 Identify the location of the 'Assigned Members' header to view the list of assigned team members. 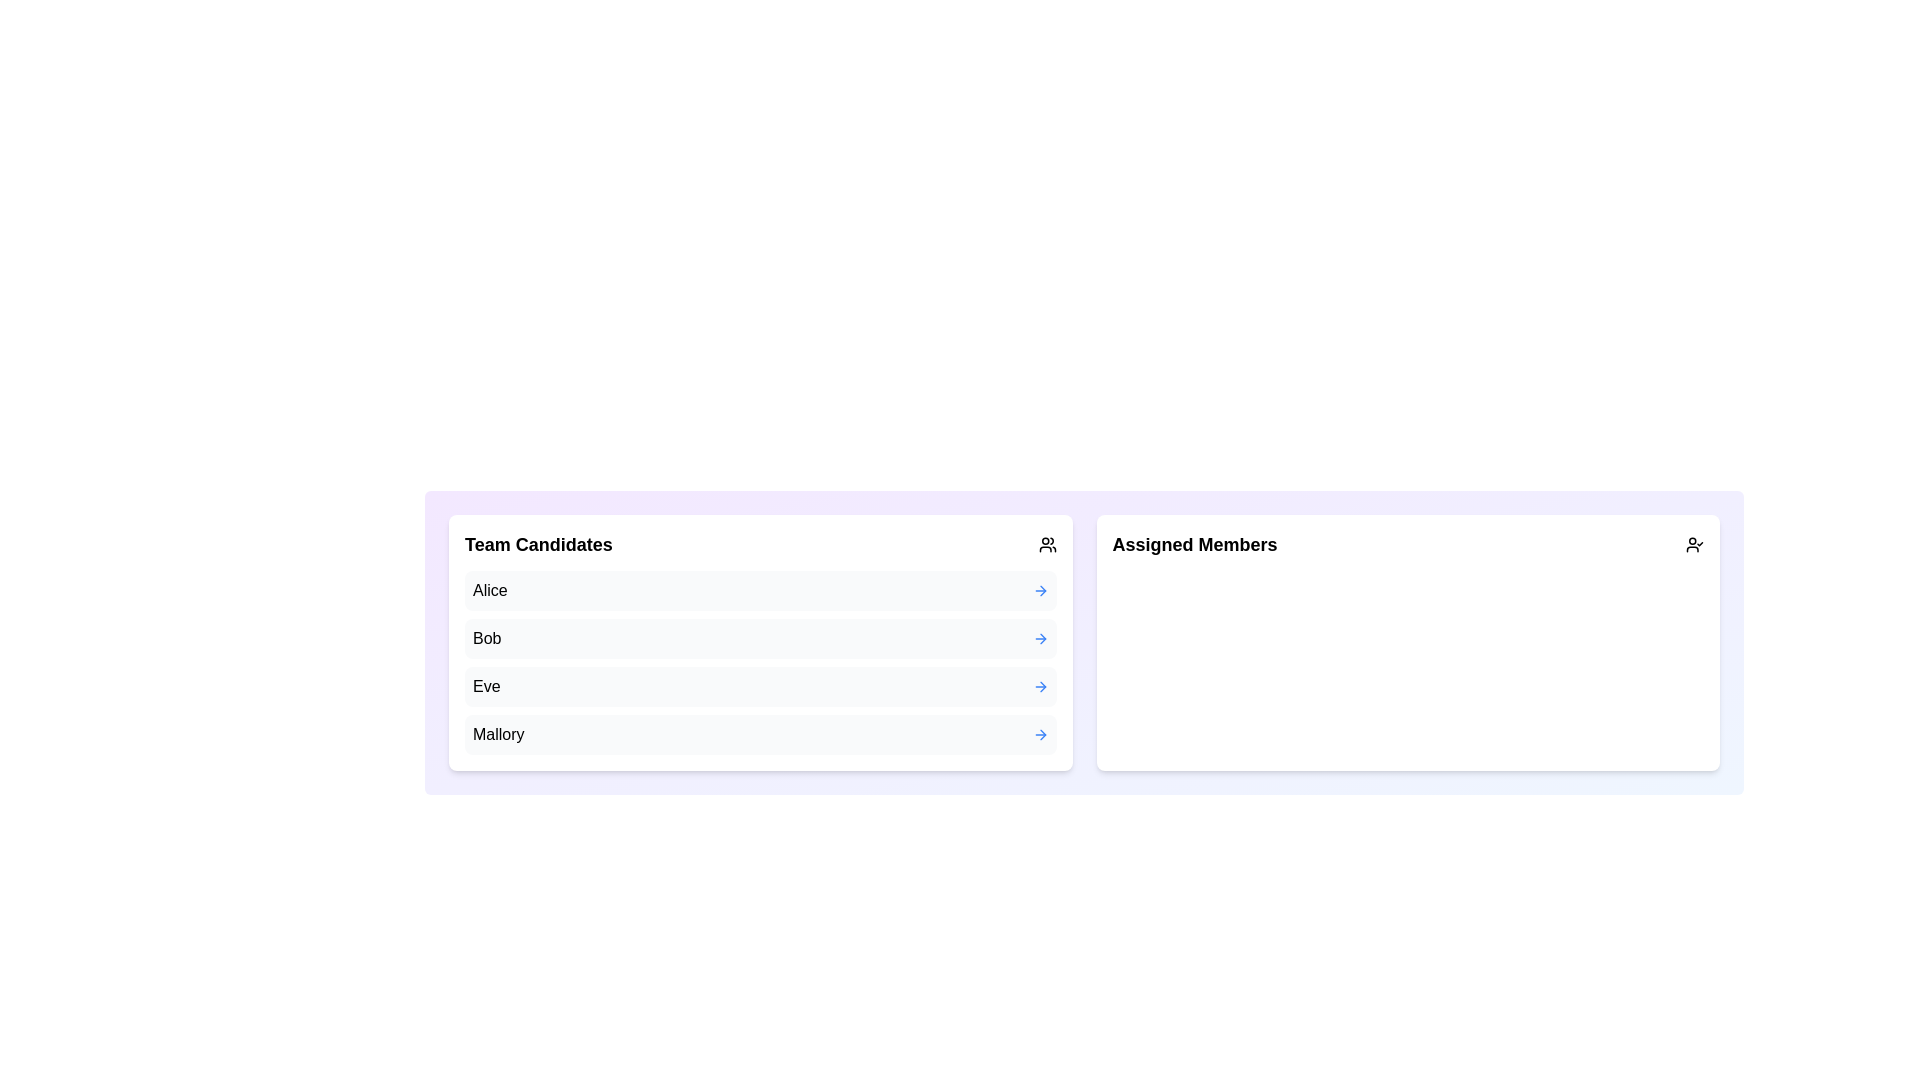
(1407, 544).